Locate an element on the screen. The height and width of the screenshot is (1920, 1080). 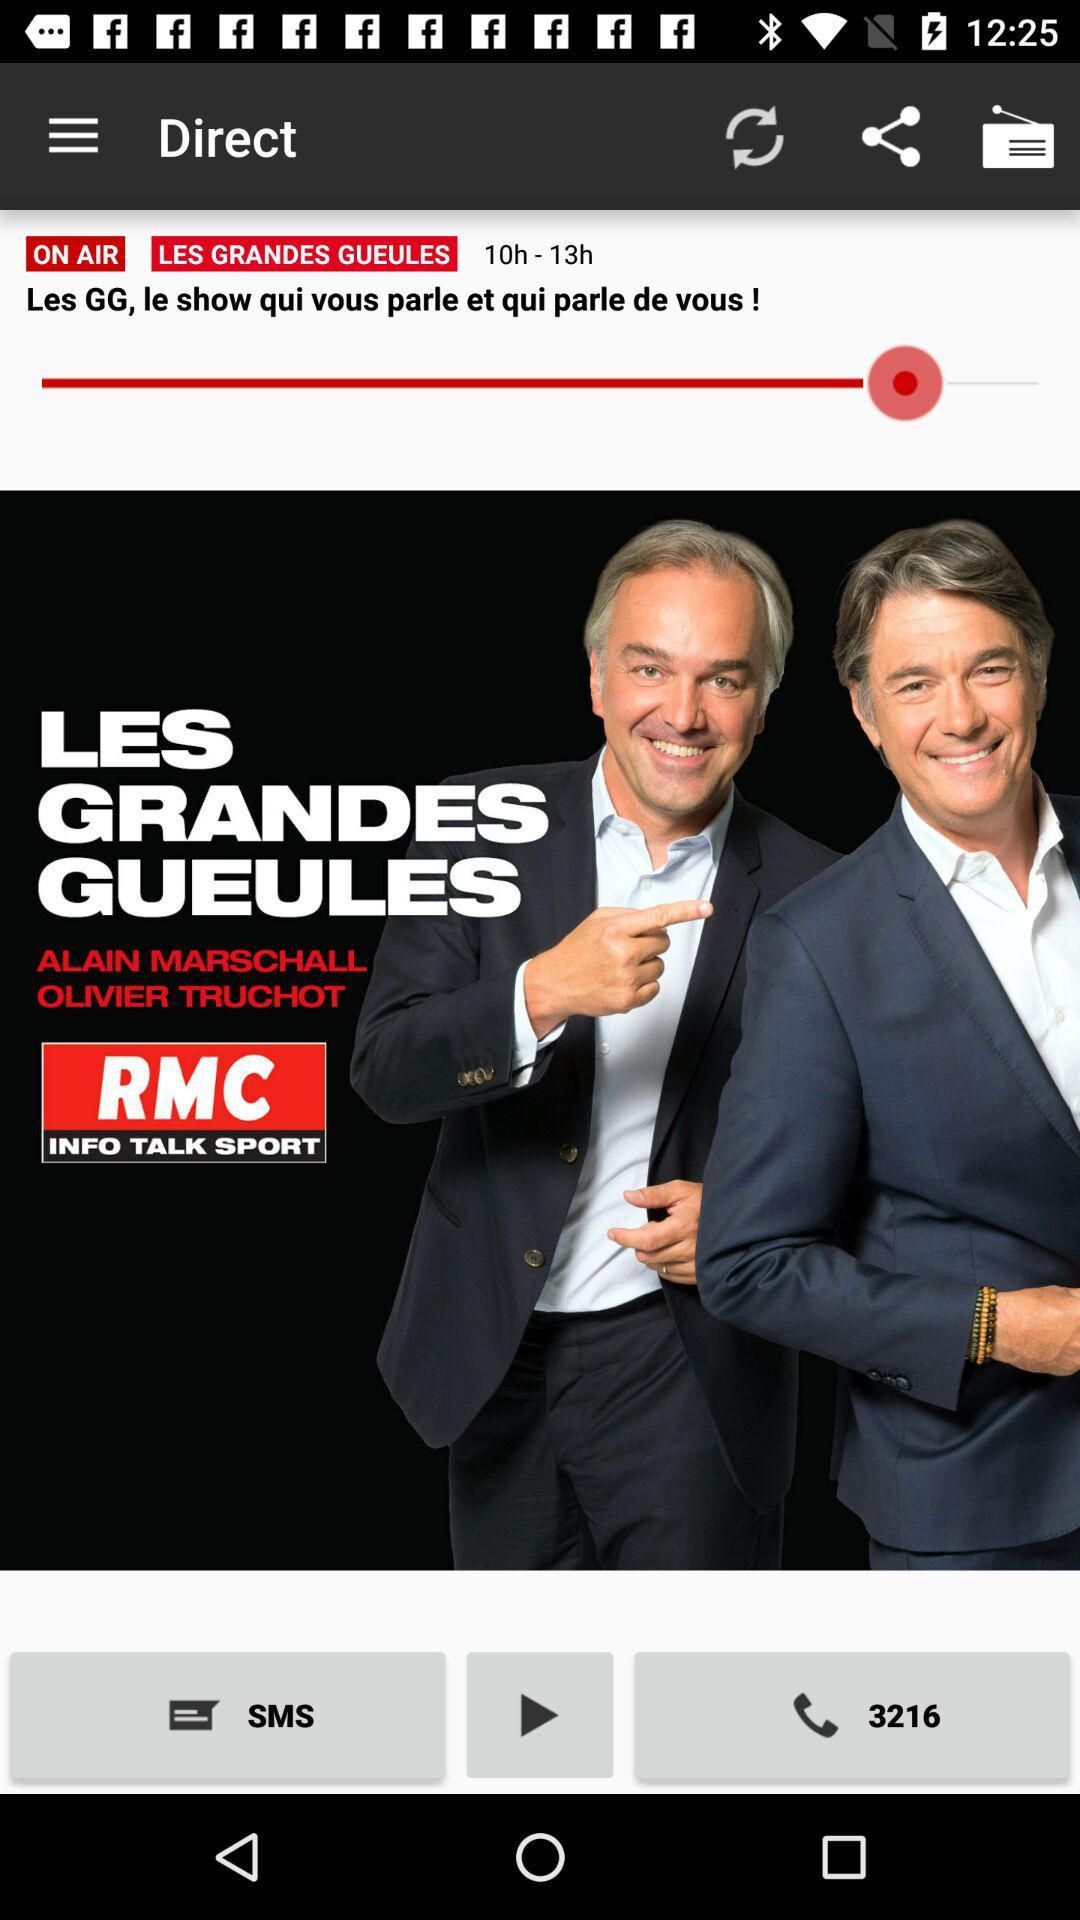
the 3216 at the bottom right corner is located at coordinates (852, 1714).